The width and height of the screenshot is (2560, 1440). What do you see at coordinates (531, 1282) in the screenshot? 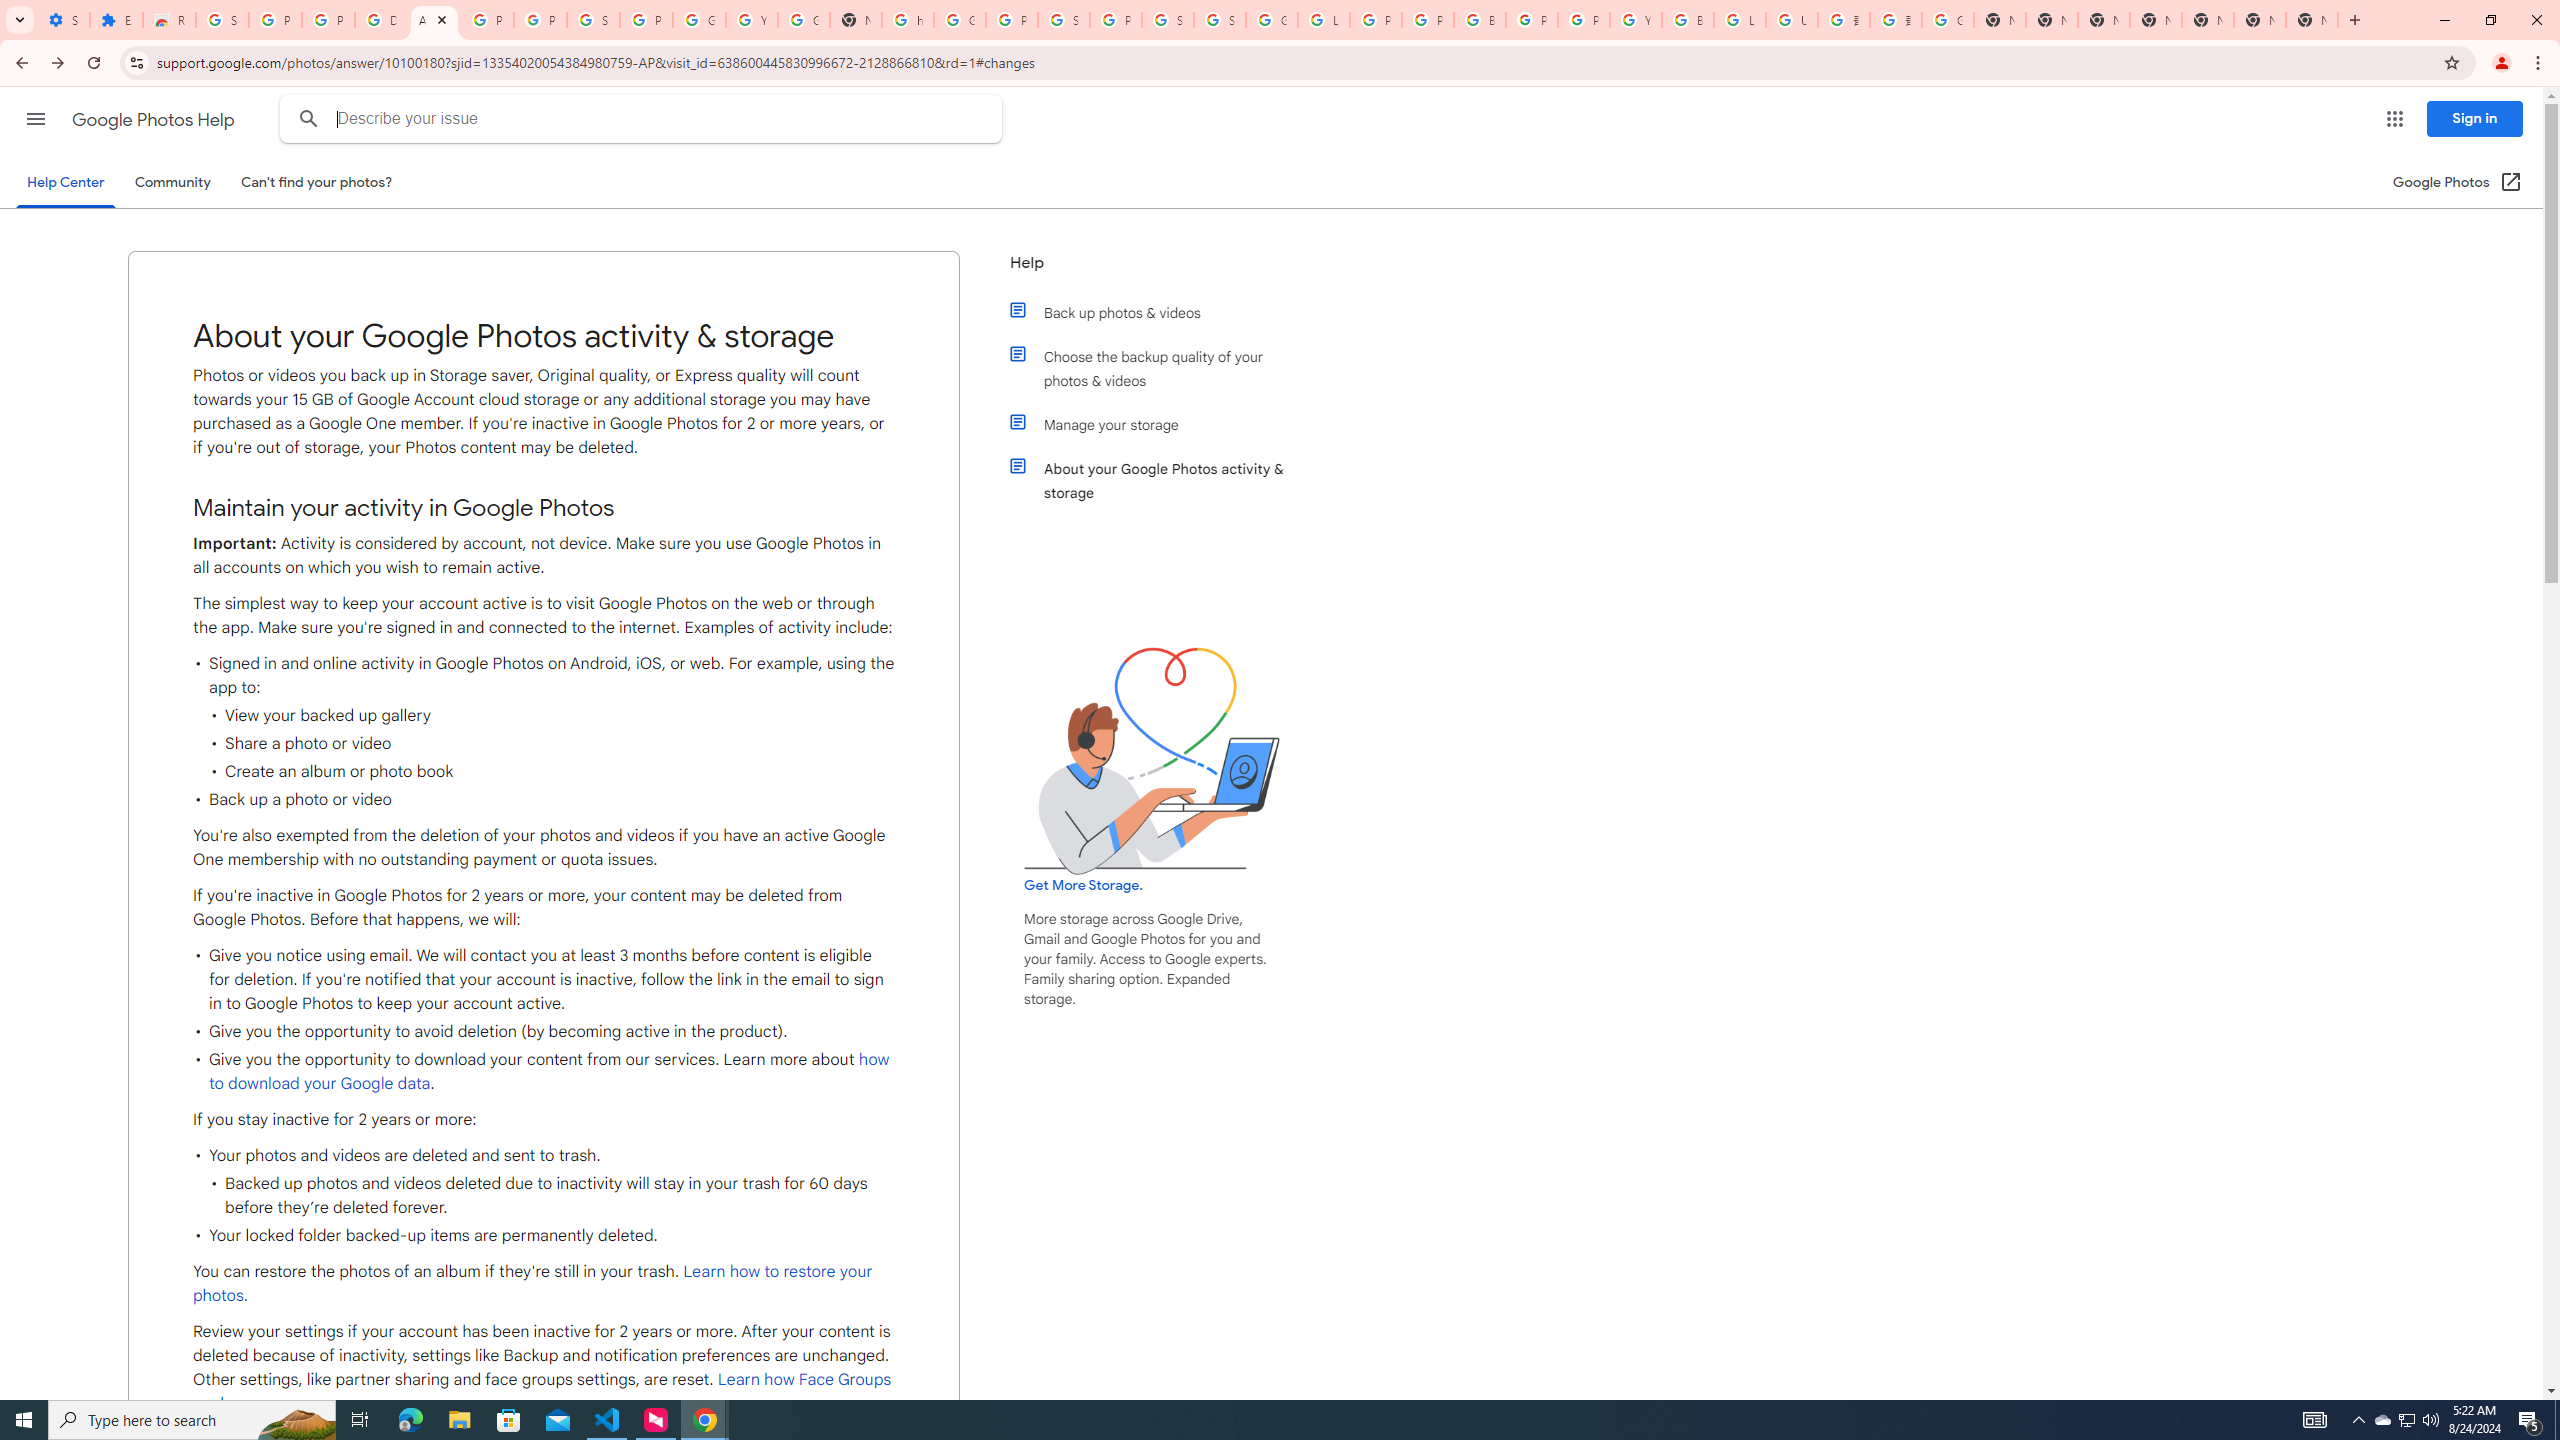
I see `'Learn how to restore your photos'` at bounding box center [531, 1282].